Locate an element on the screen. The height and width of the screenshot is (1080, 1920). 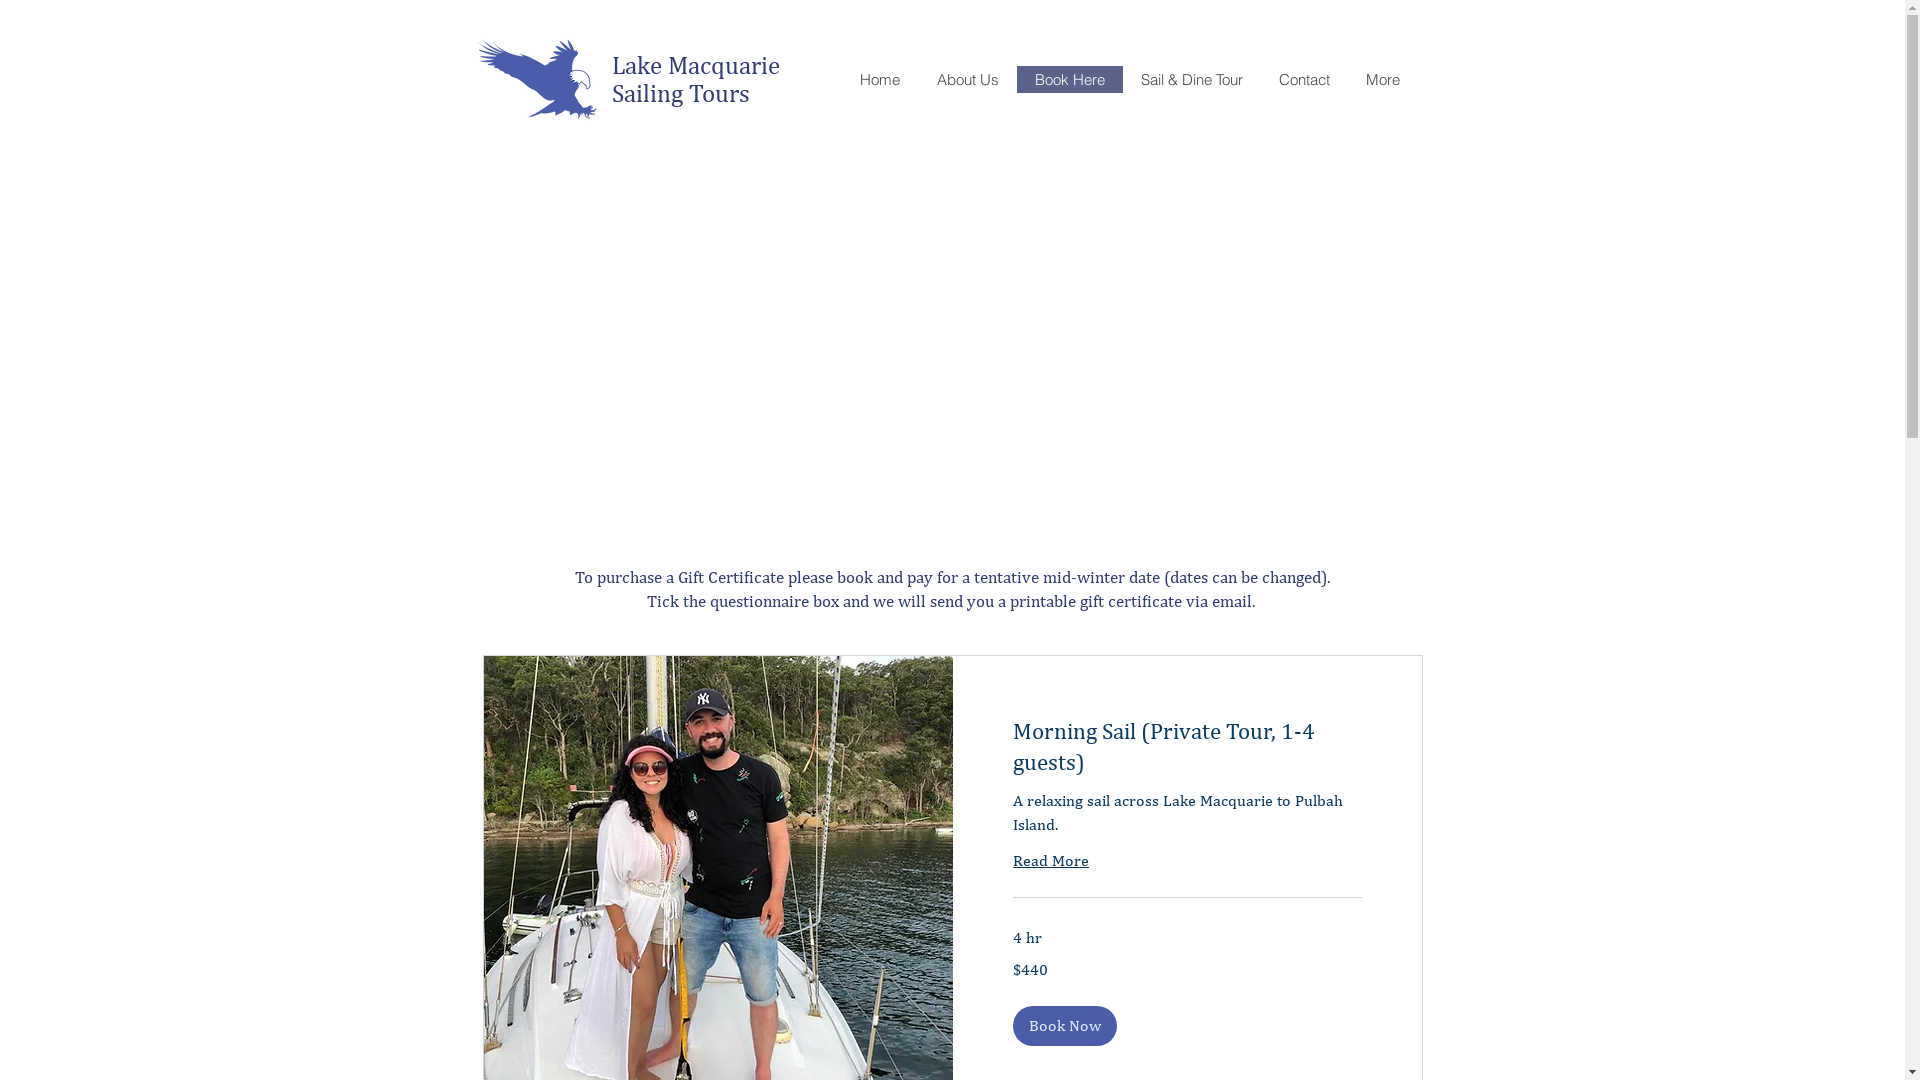
'Lake Macquarie is located at coordinates (699, 77).